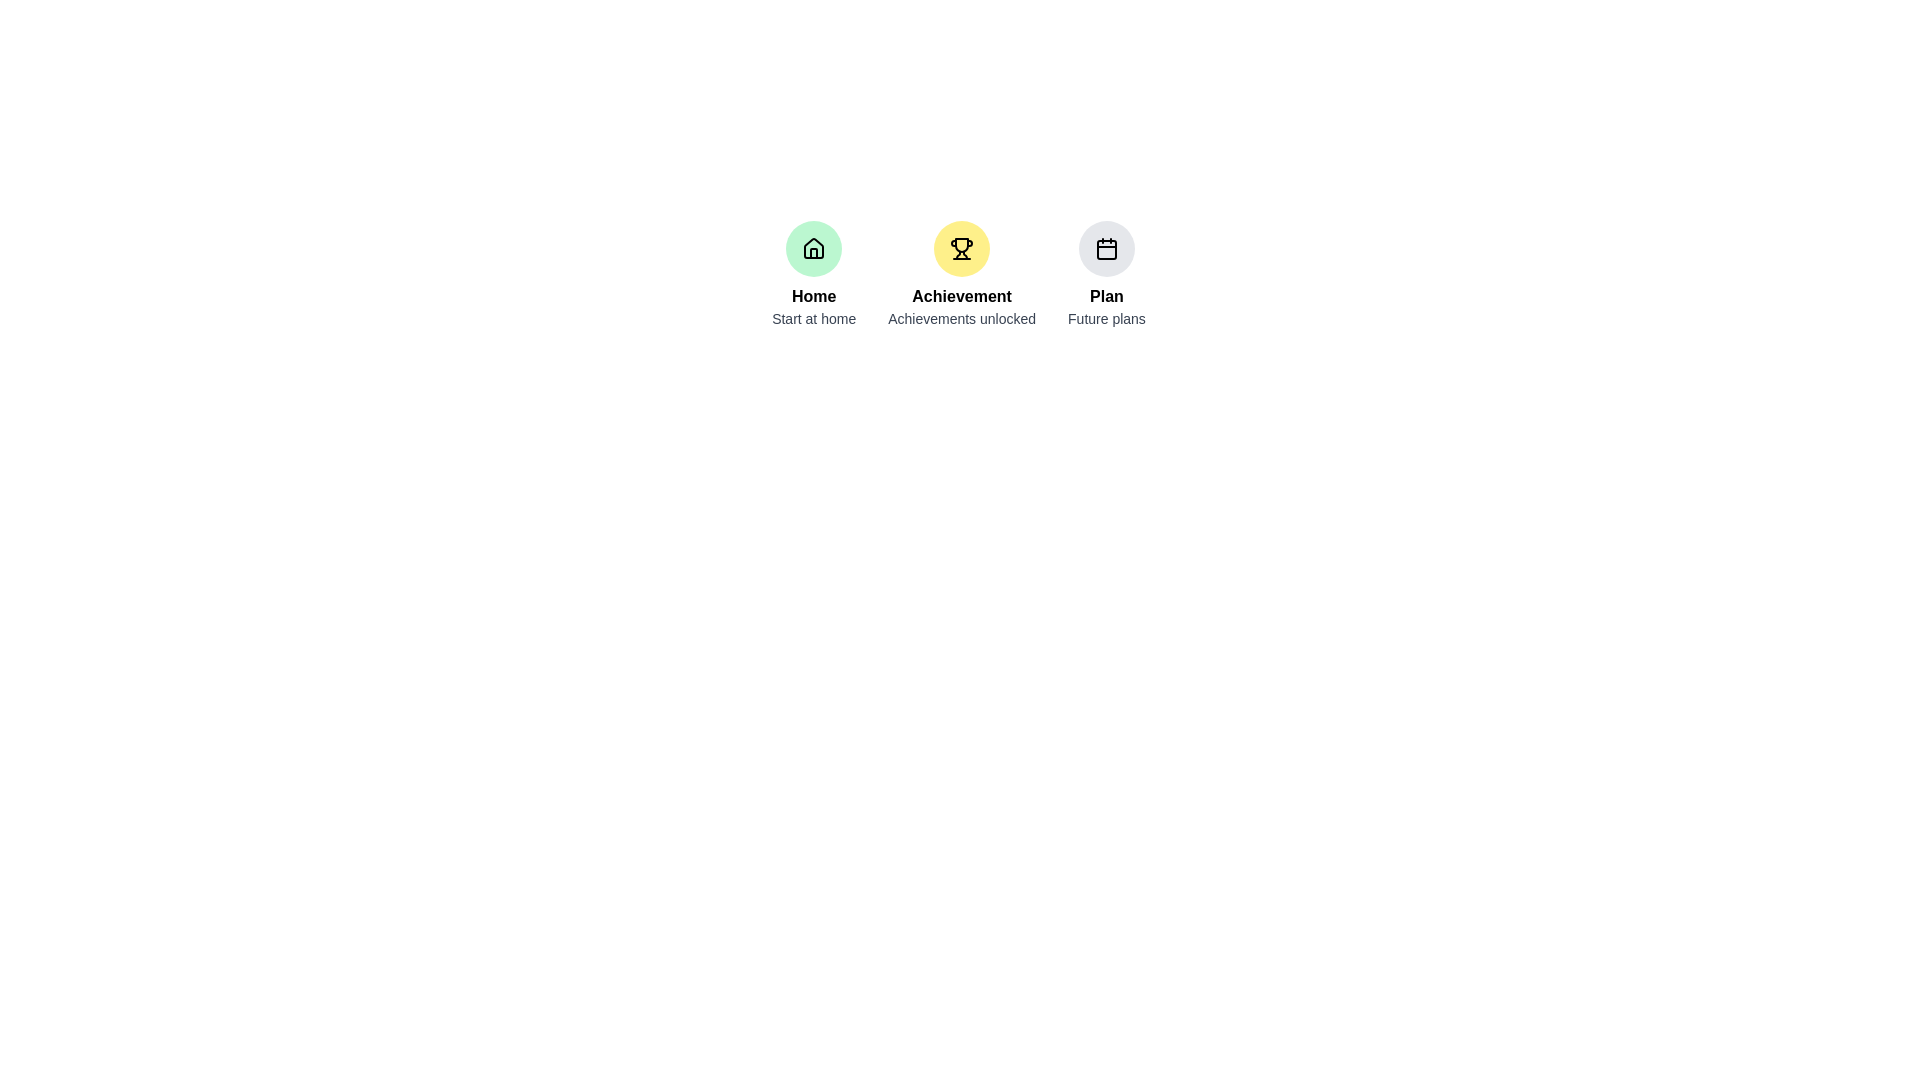  Describe the element at coordinates (962, 244) in the screenshot. I see `the trophy-shaped achievement icon, which is located inside a circular yellow background and is the central option among three icons labeled 'Achievement'` at that location.